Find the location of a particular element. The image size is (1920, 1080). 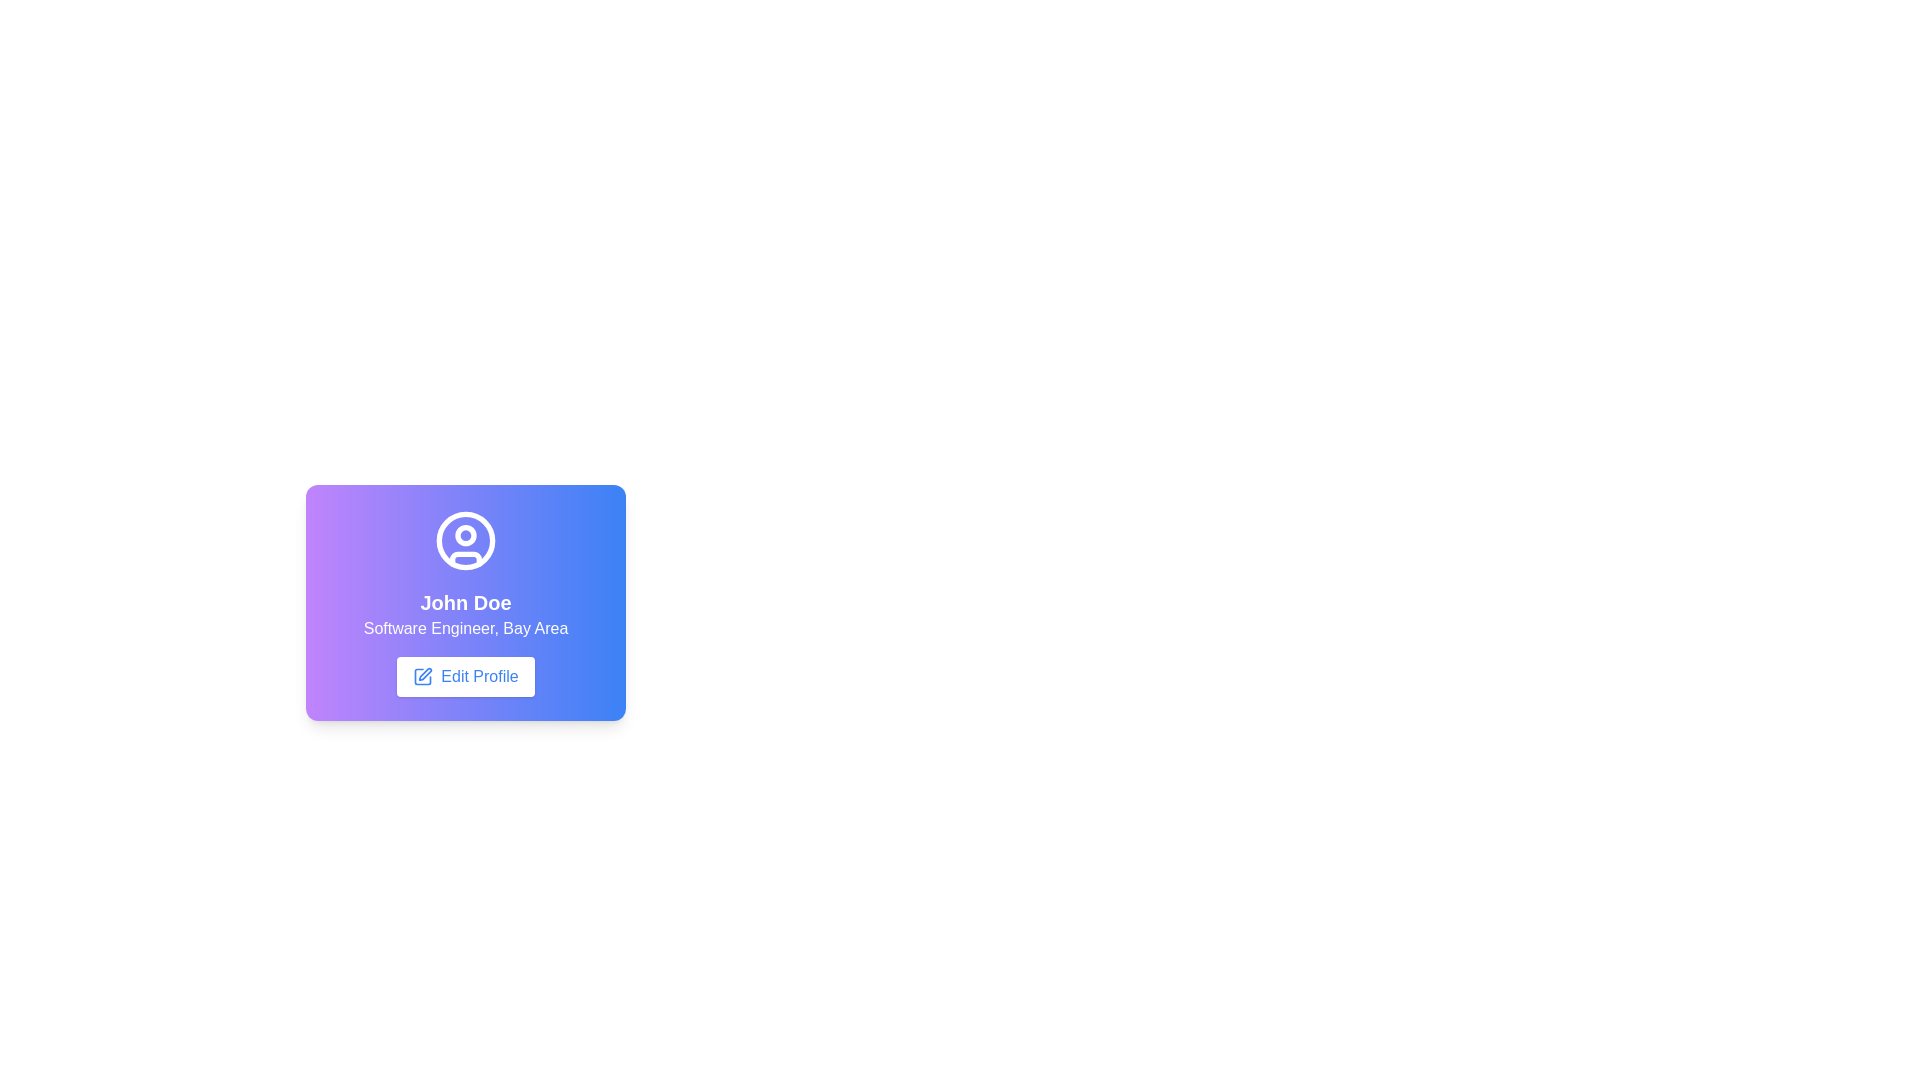

the text element displaying 'John Doe', which is styled in bold white font and is the main name header within a rounded rectangular card component, positioned above the 'Software Engineer, Bay Area' text is located at coordinates (464, 601).